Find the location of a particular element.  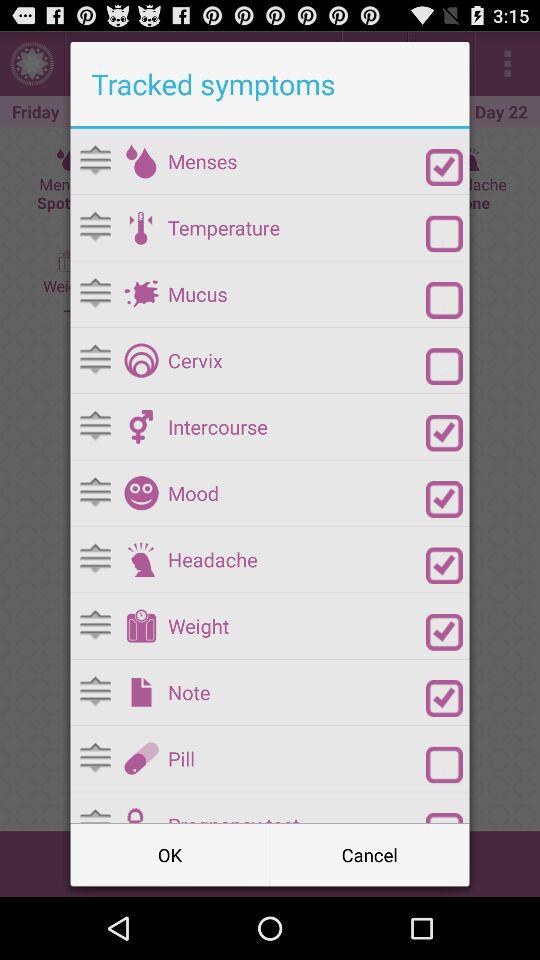

the cancel item is located at coordinates (368, 853).